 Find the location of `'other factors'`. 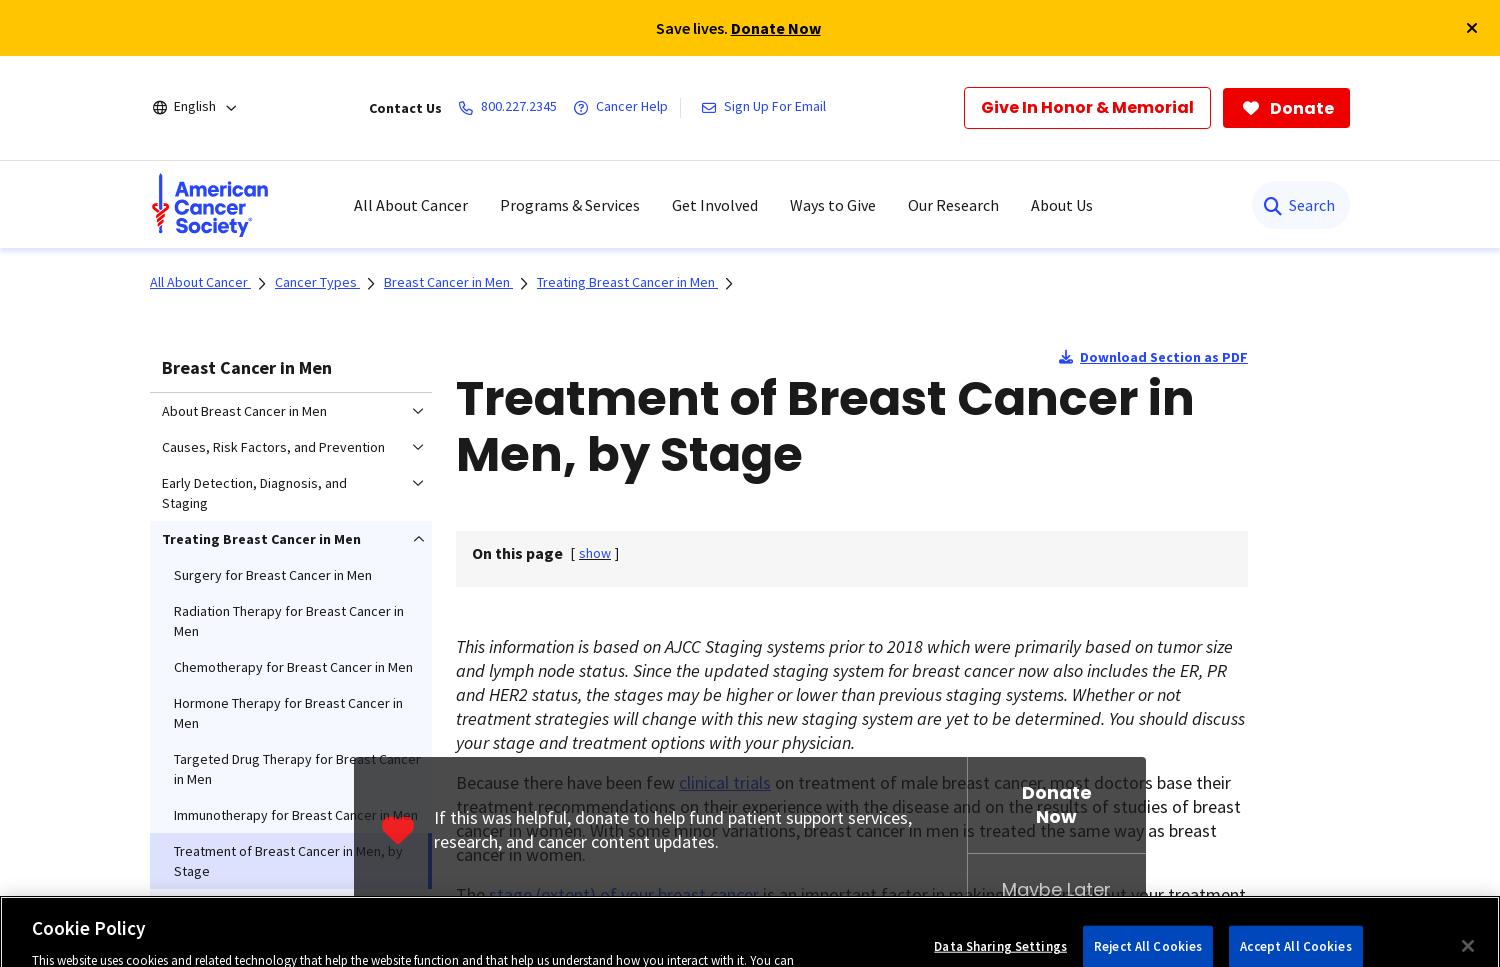

'other factors' is located at coordinates (537, 941).